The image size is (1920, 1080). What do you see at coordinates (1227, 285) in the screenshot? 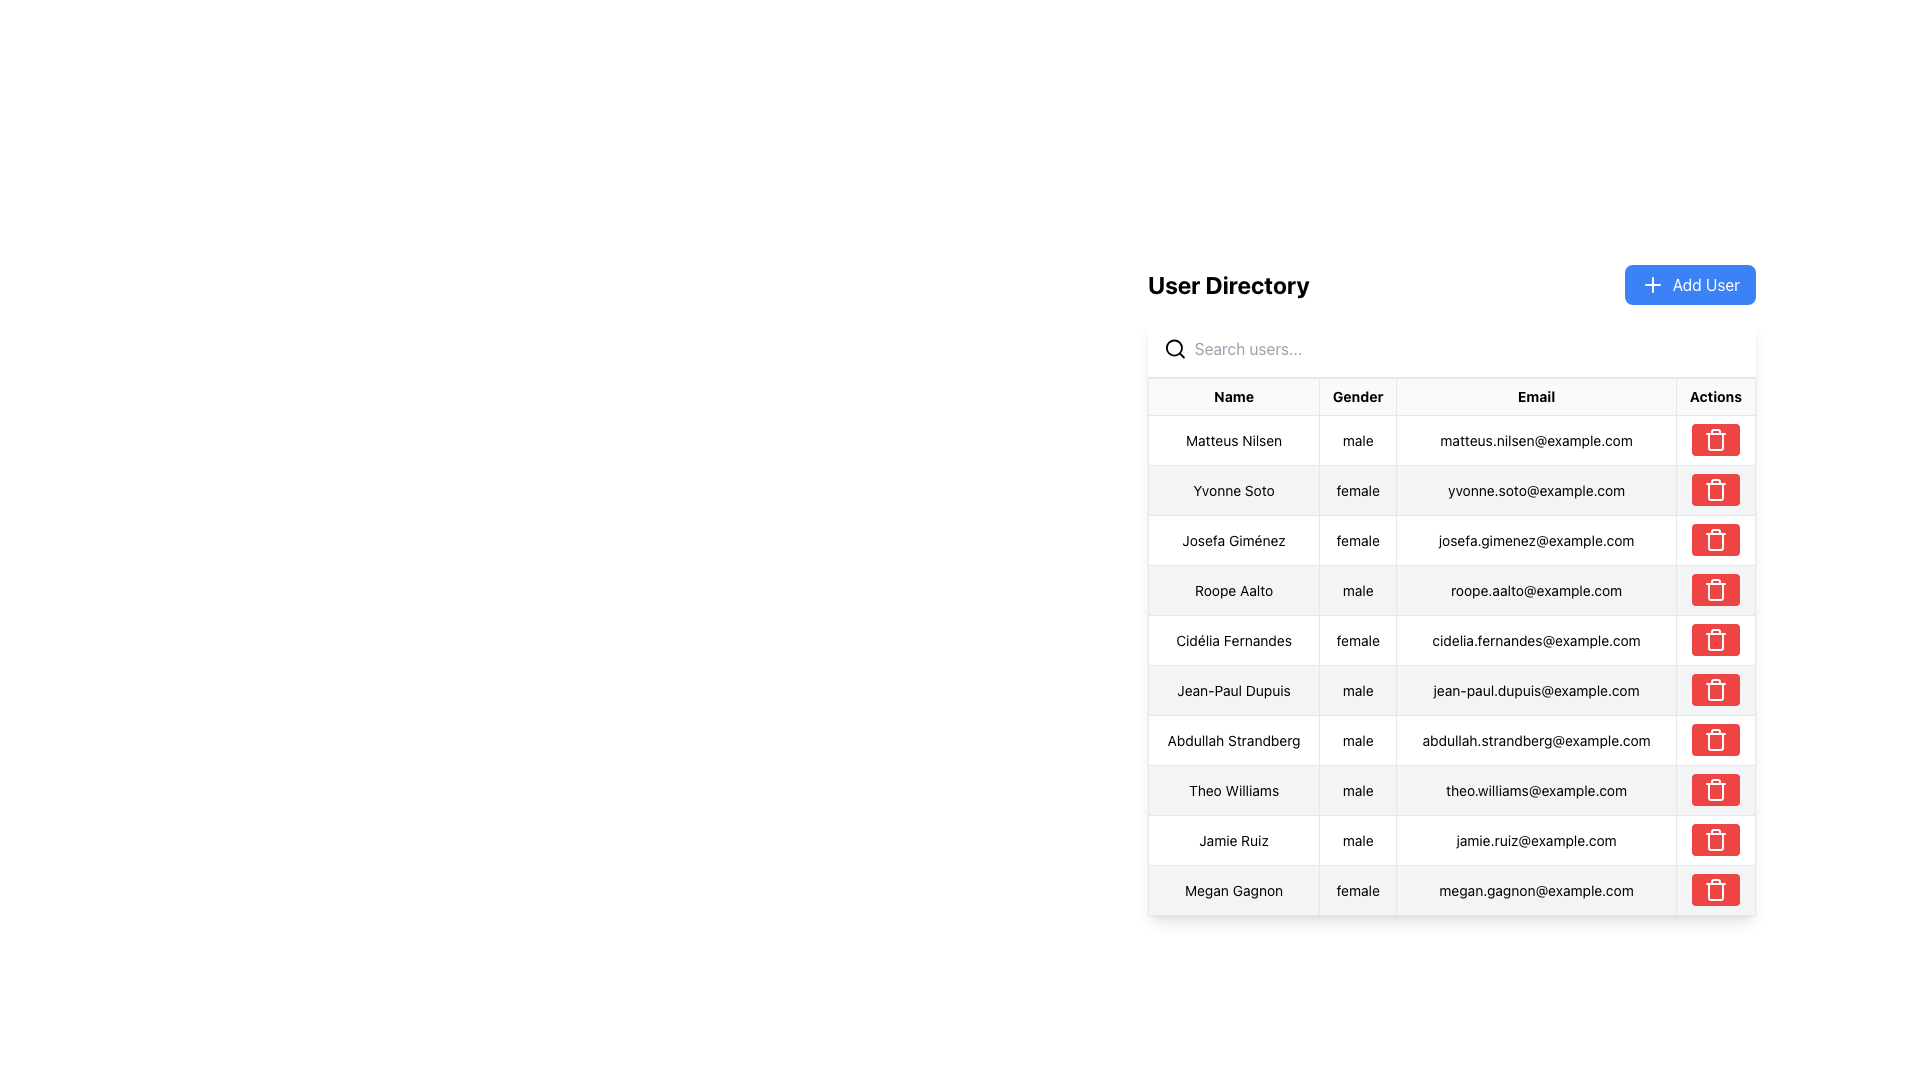
I see `the bold text element reading 'User Directory', which is styled as a heading in large black font, located above the search input field and to the left of the 'Add User' button` at bounding box center [1227, 285].